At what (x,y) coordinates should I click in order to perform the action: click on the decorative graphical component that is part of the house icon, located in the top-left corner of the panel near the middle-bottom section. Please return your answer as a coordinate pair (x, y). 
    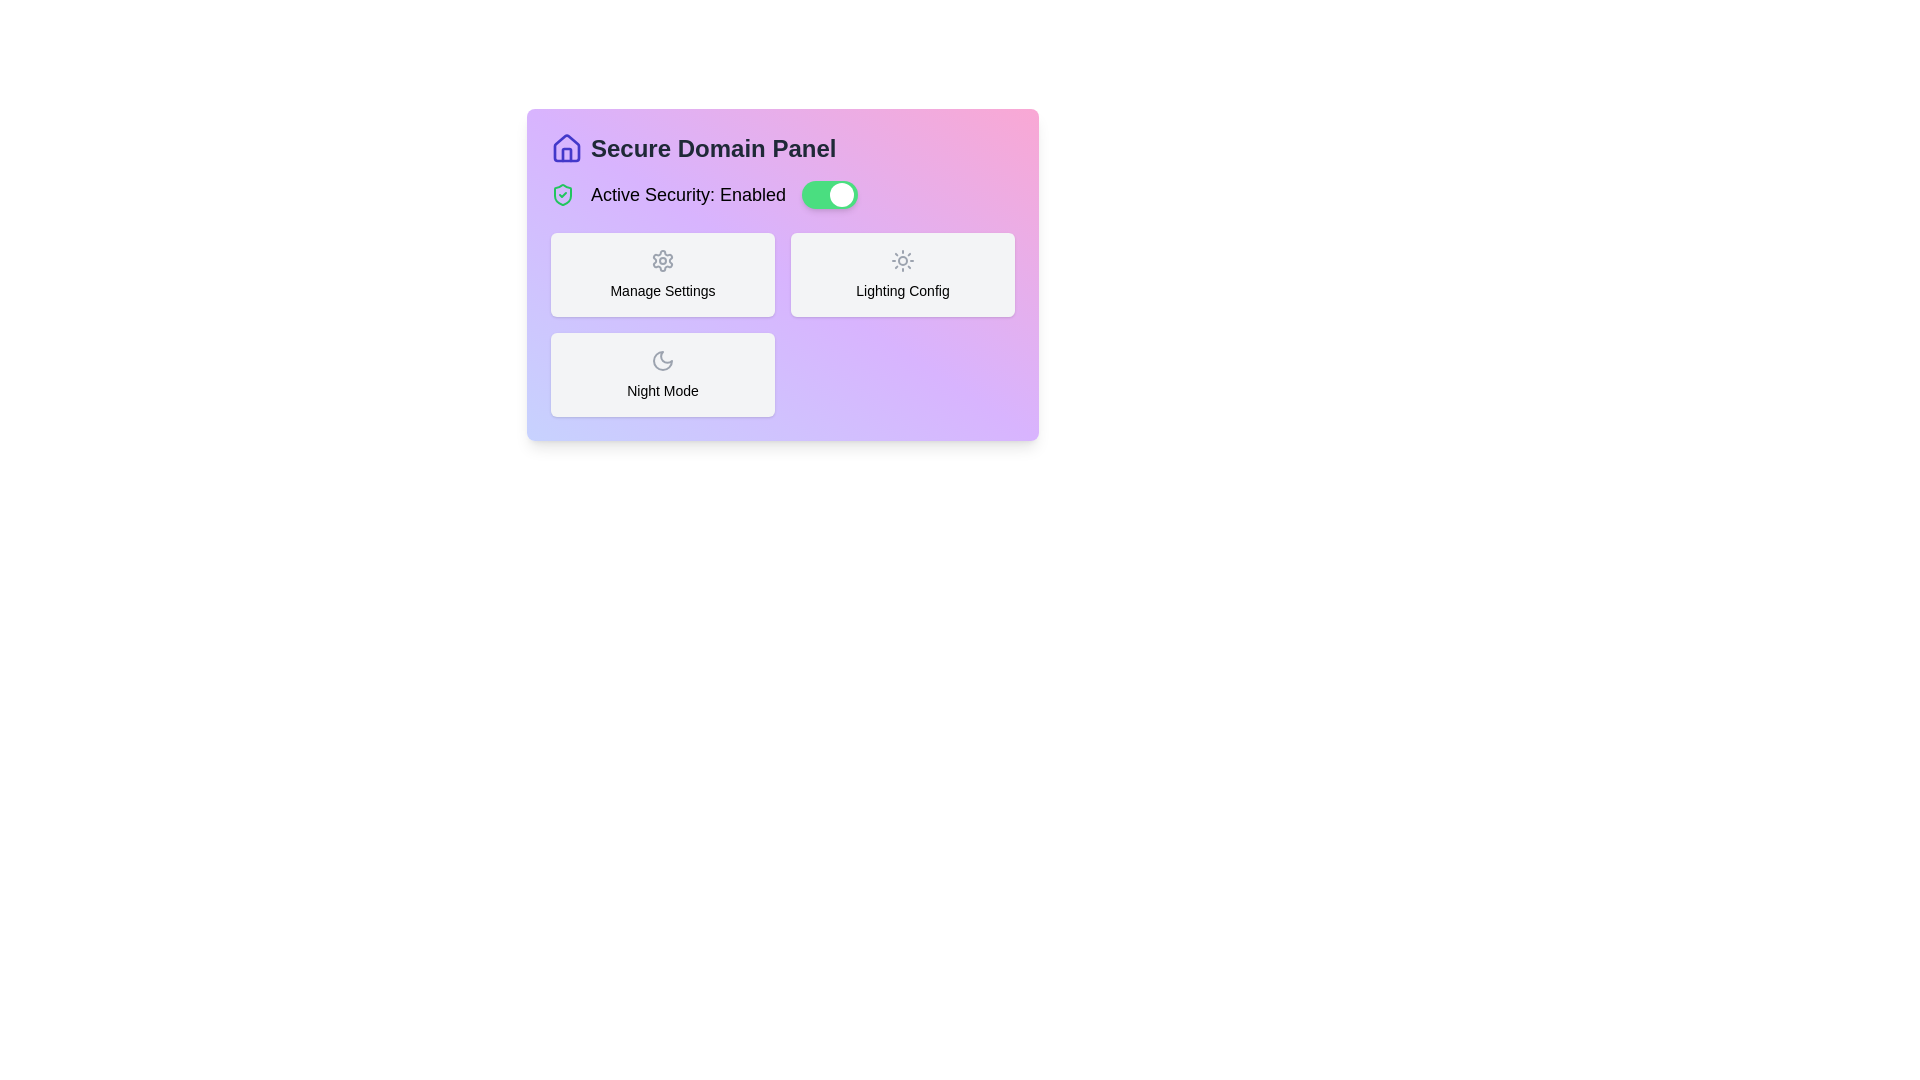
    Looking at the image, I should click on (565, 153).